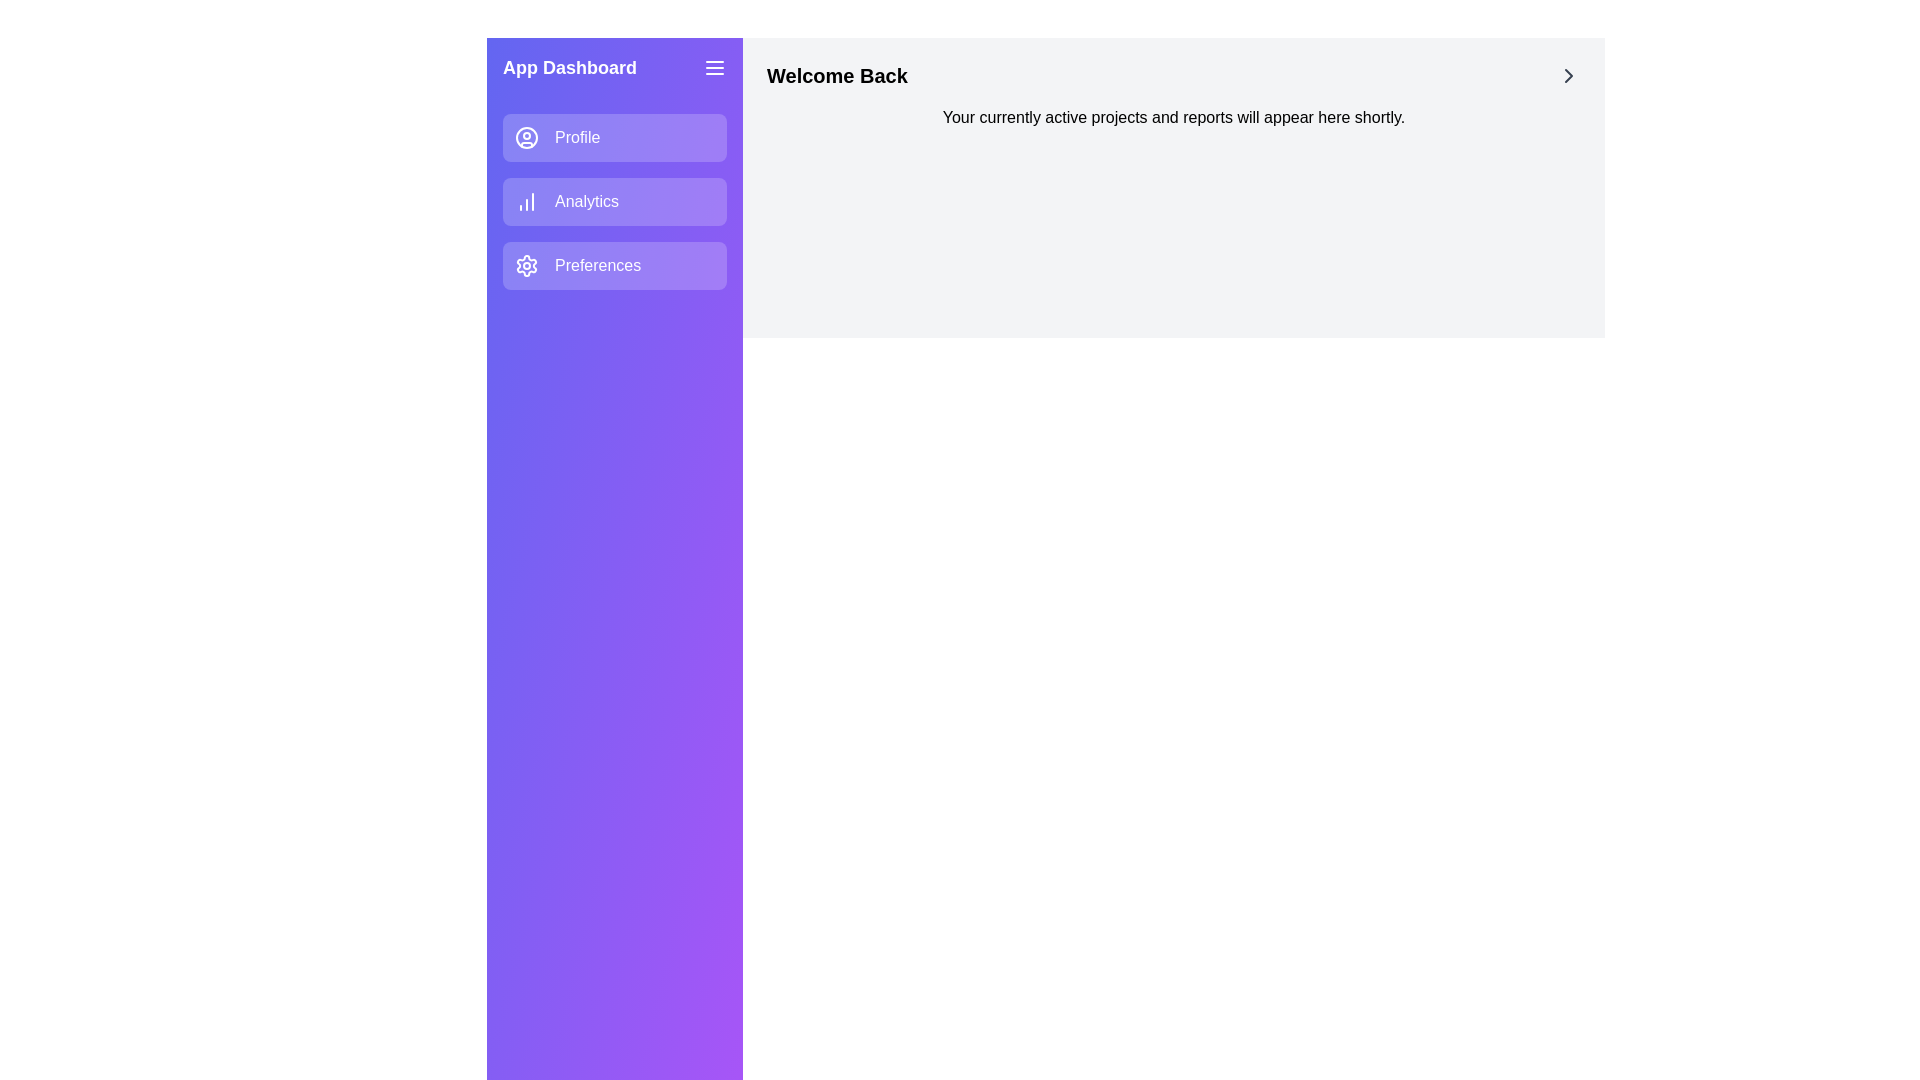 This screenshot has height=1080, width=1920. I want to click on menu button to toggle the visibility of the drawer menu, so click(715, 67).